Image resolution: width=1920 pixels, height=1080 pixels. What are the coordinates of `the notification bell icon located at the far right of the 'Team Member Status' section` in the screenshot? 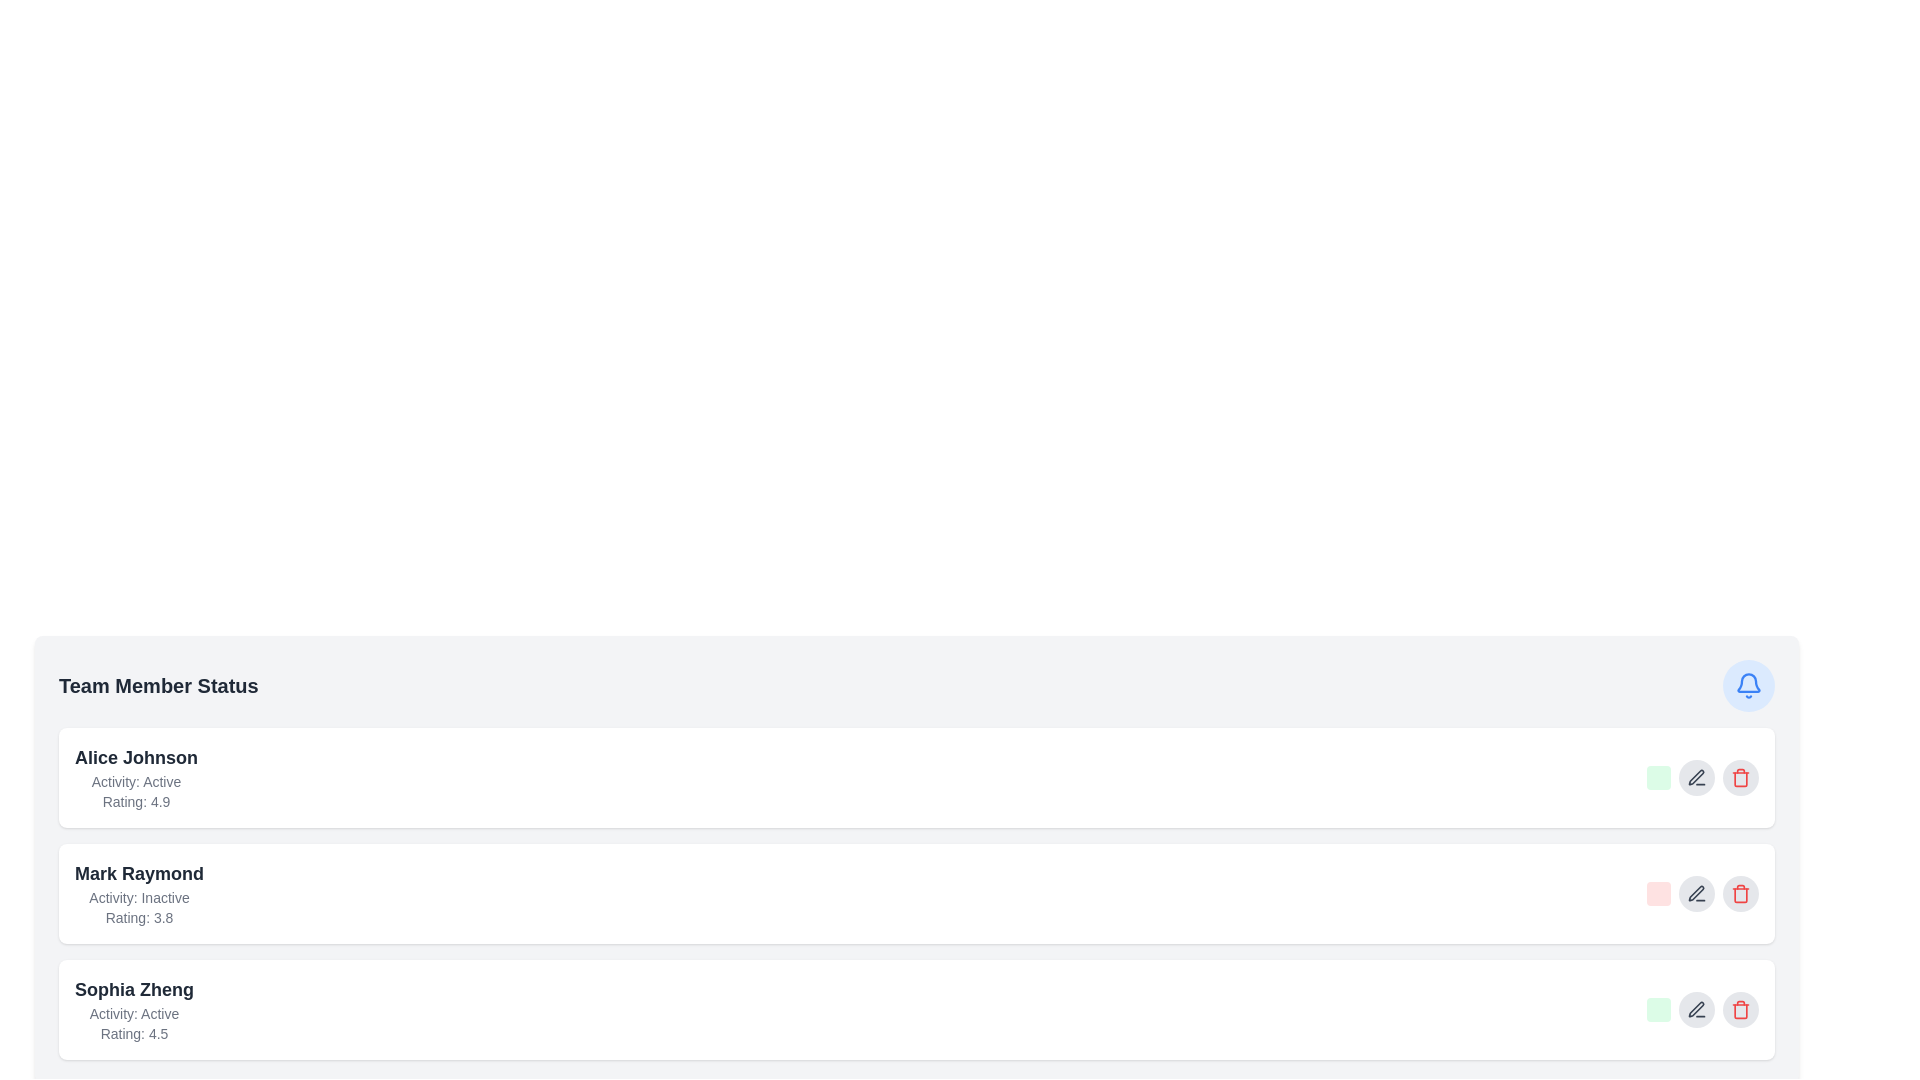 It's located at (1747, 685).